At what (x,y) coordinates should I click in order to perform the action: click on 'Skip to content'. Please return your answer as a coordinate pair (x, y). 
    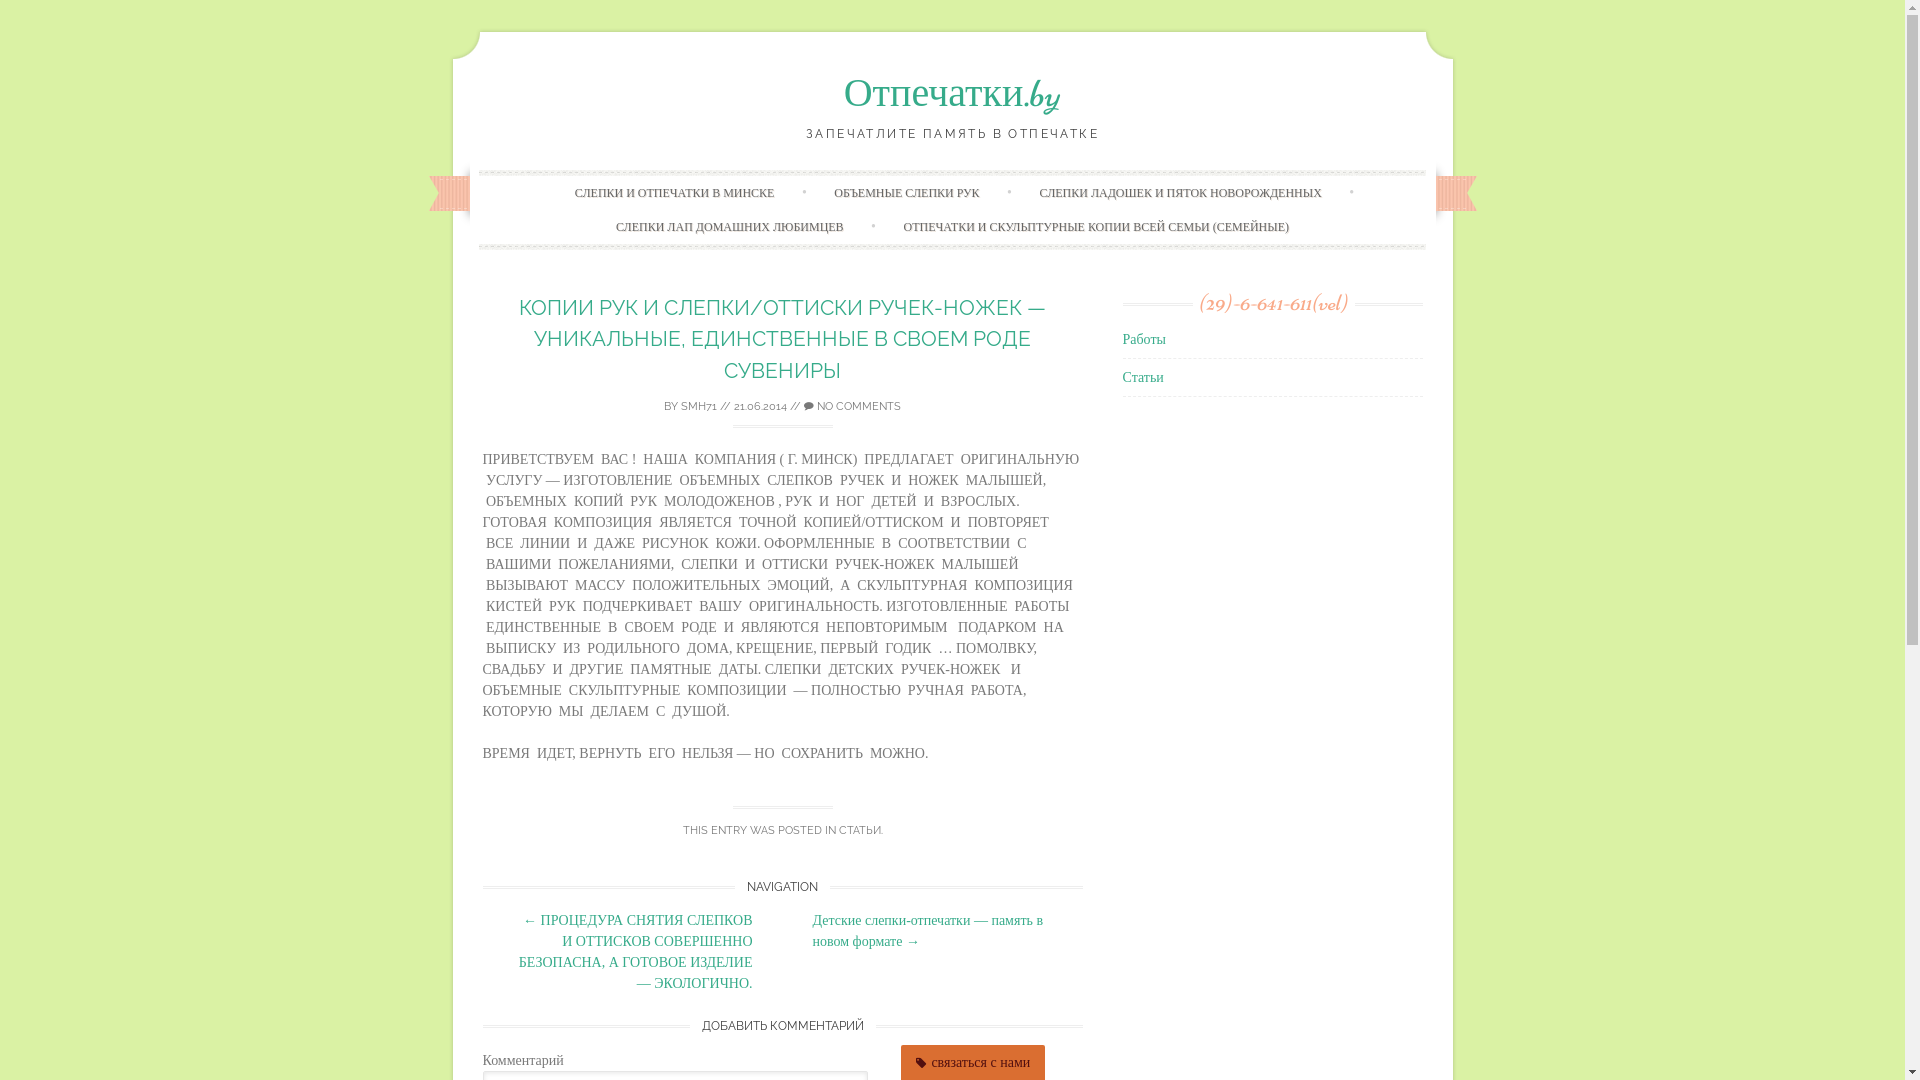
    Looking at the image, I should click on (994, 180).